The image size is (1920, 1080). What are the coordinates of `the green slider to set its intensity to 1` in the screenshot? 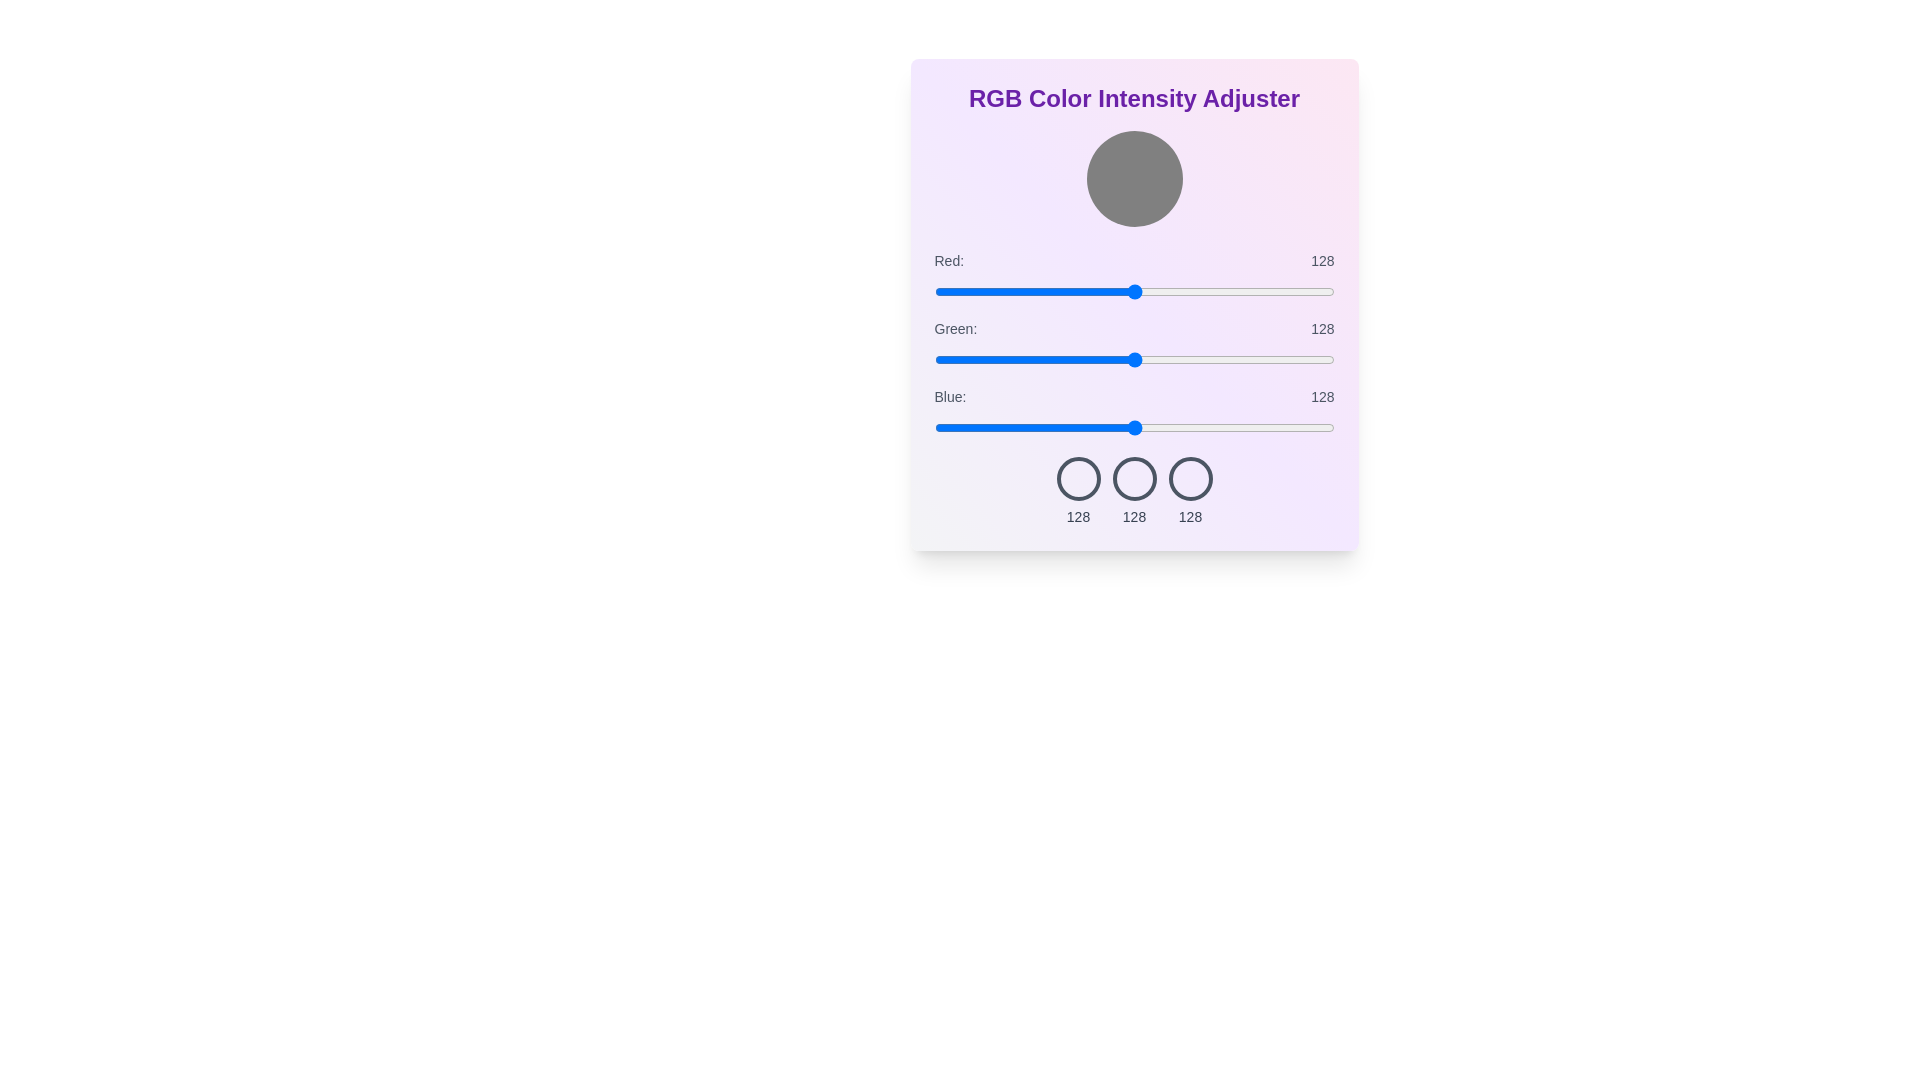 It's located at (935, 358).